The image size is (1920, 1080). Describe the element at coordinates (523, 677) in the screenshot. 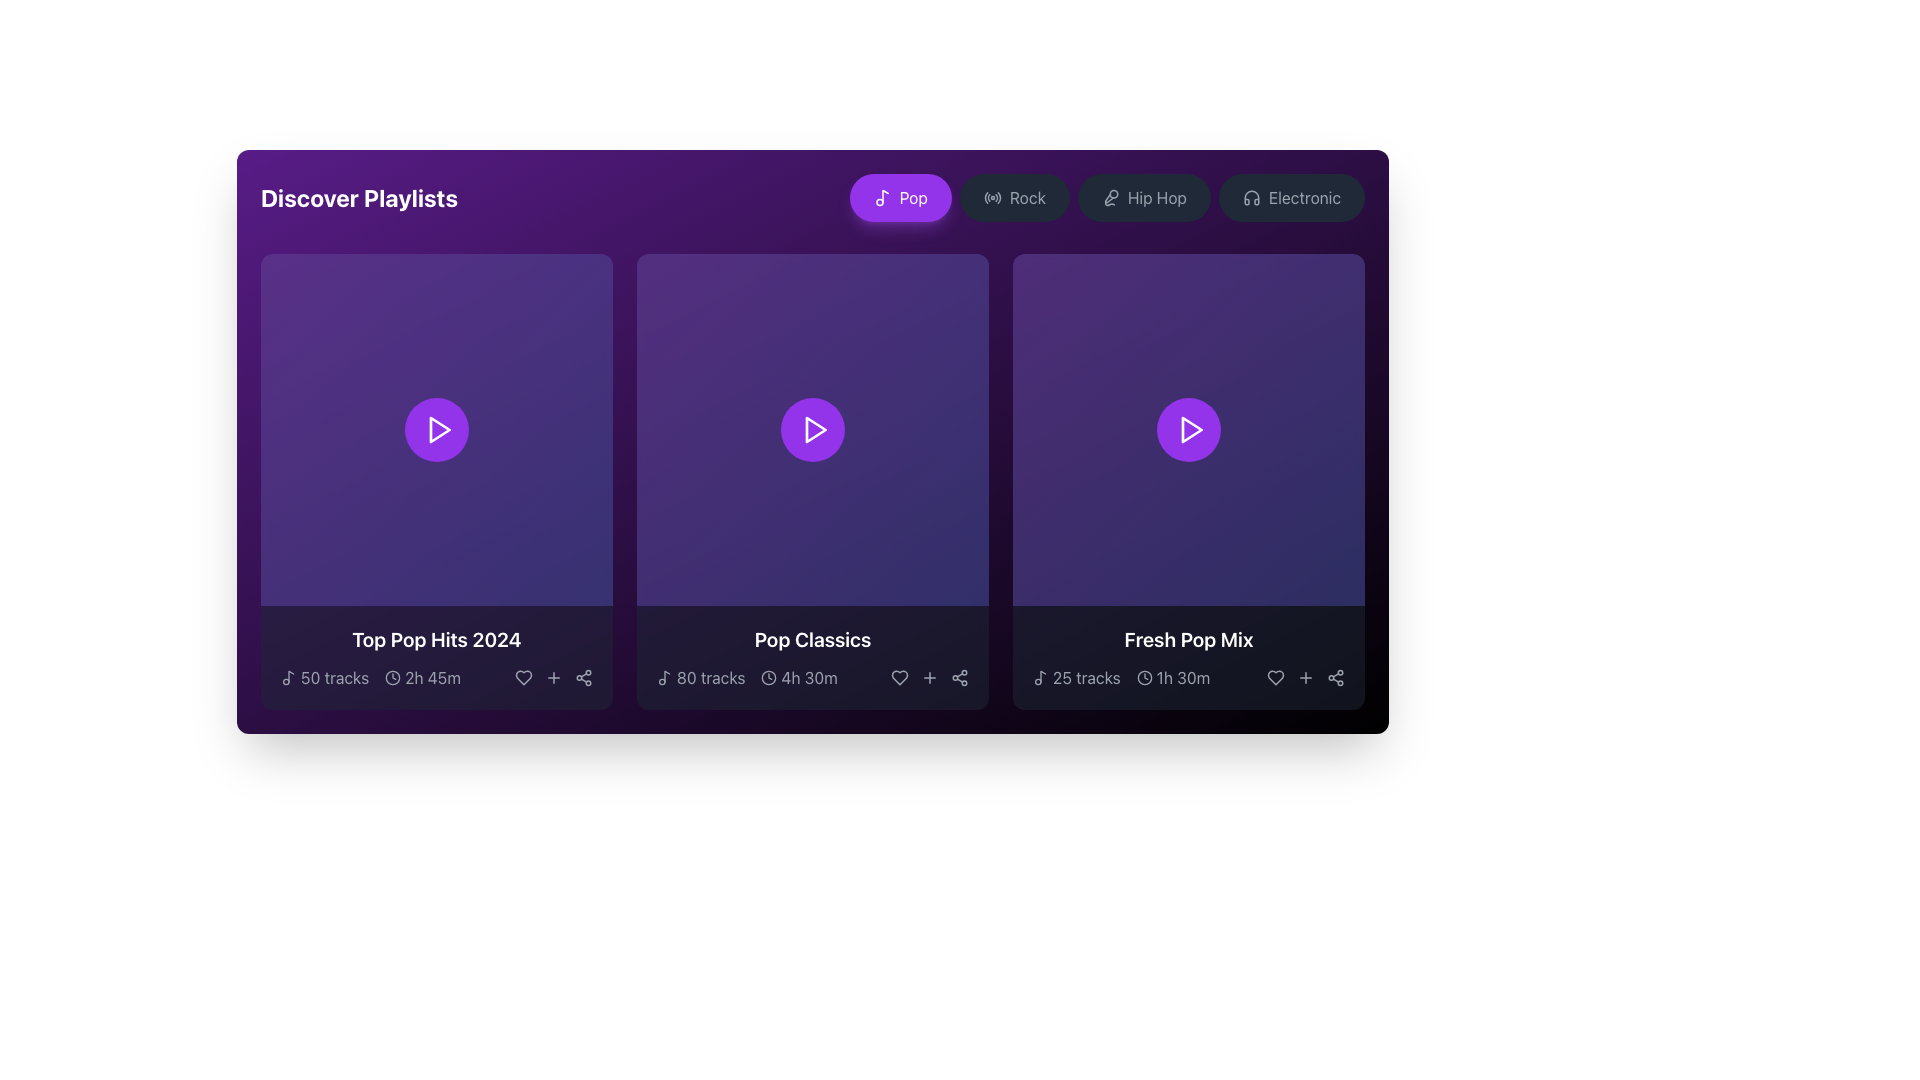

I see `the heart-shaped icon button located within the 'Top Pop Hits 2024' playlist card` at that location.